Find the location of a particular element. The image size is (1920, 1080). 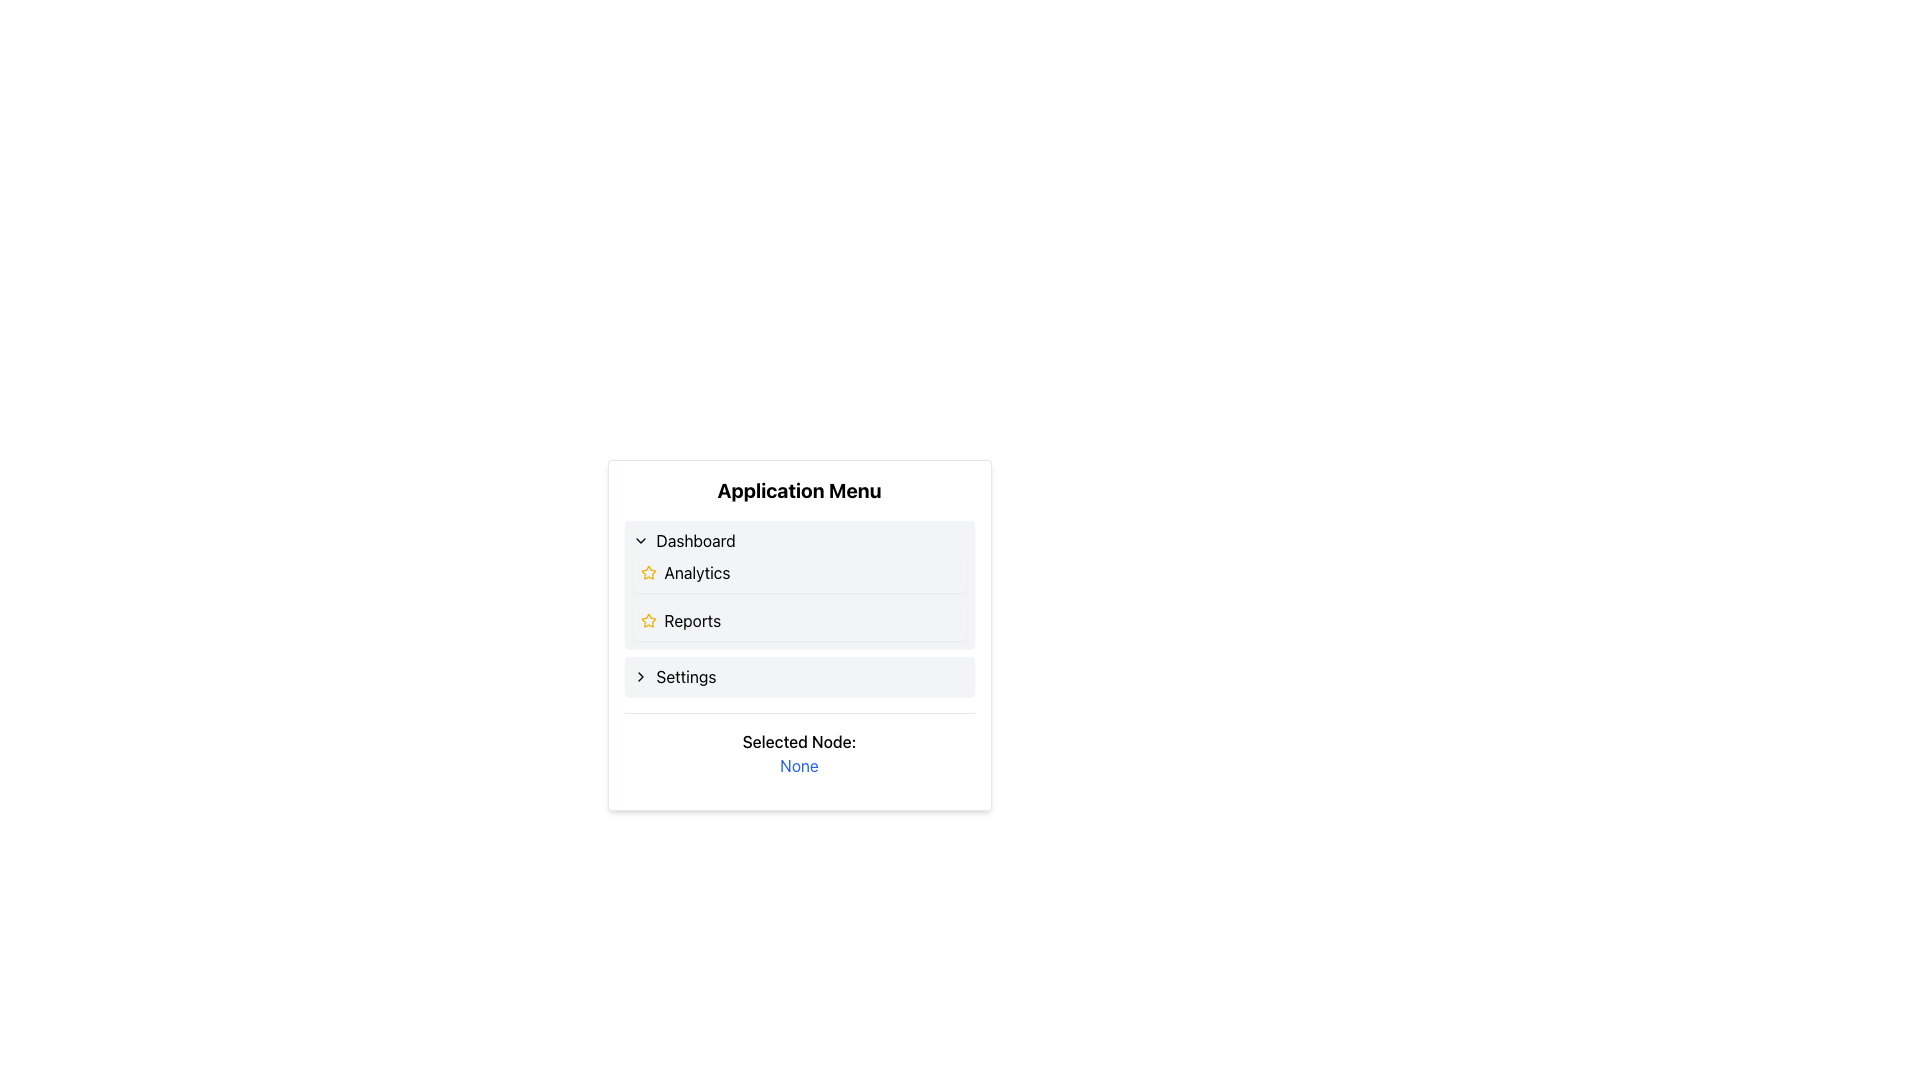

the text label that reads 'Selected Node:' which is centrally located at the bottom of the application menu, above the 'None' text is located at coordinates (798, 741).